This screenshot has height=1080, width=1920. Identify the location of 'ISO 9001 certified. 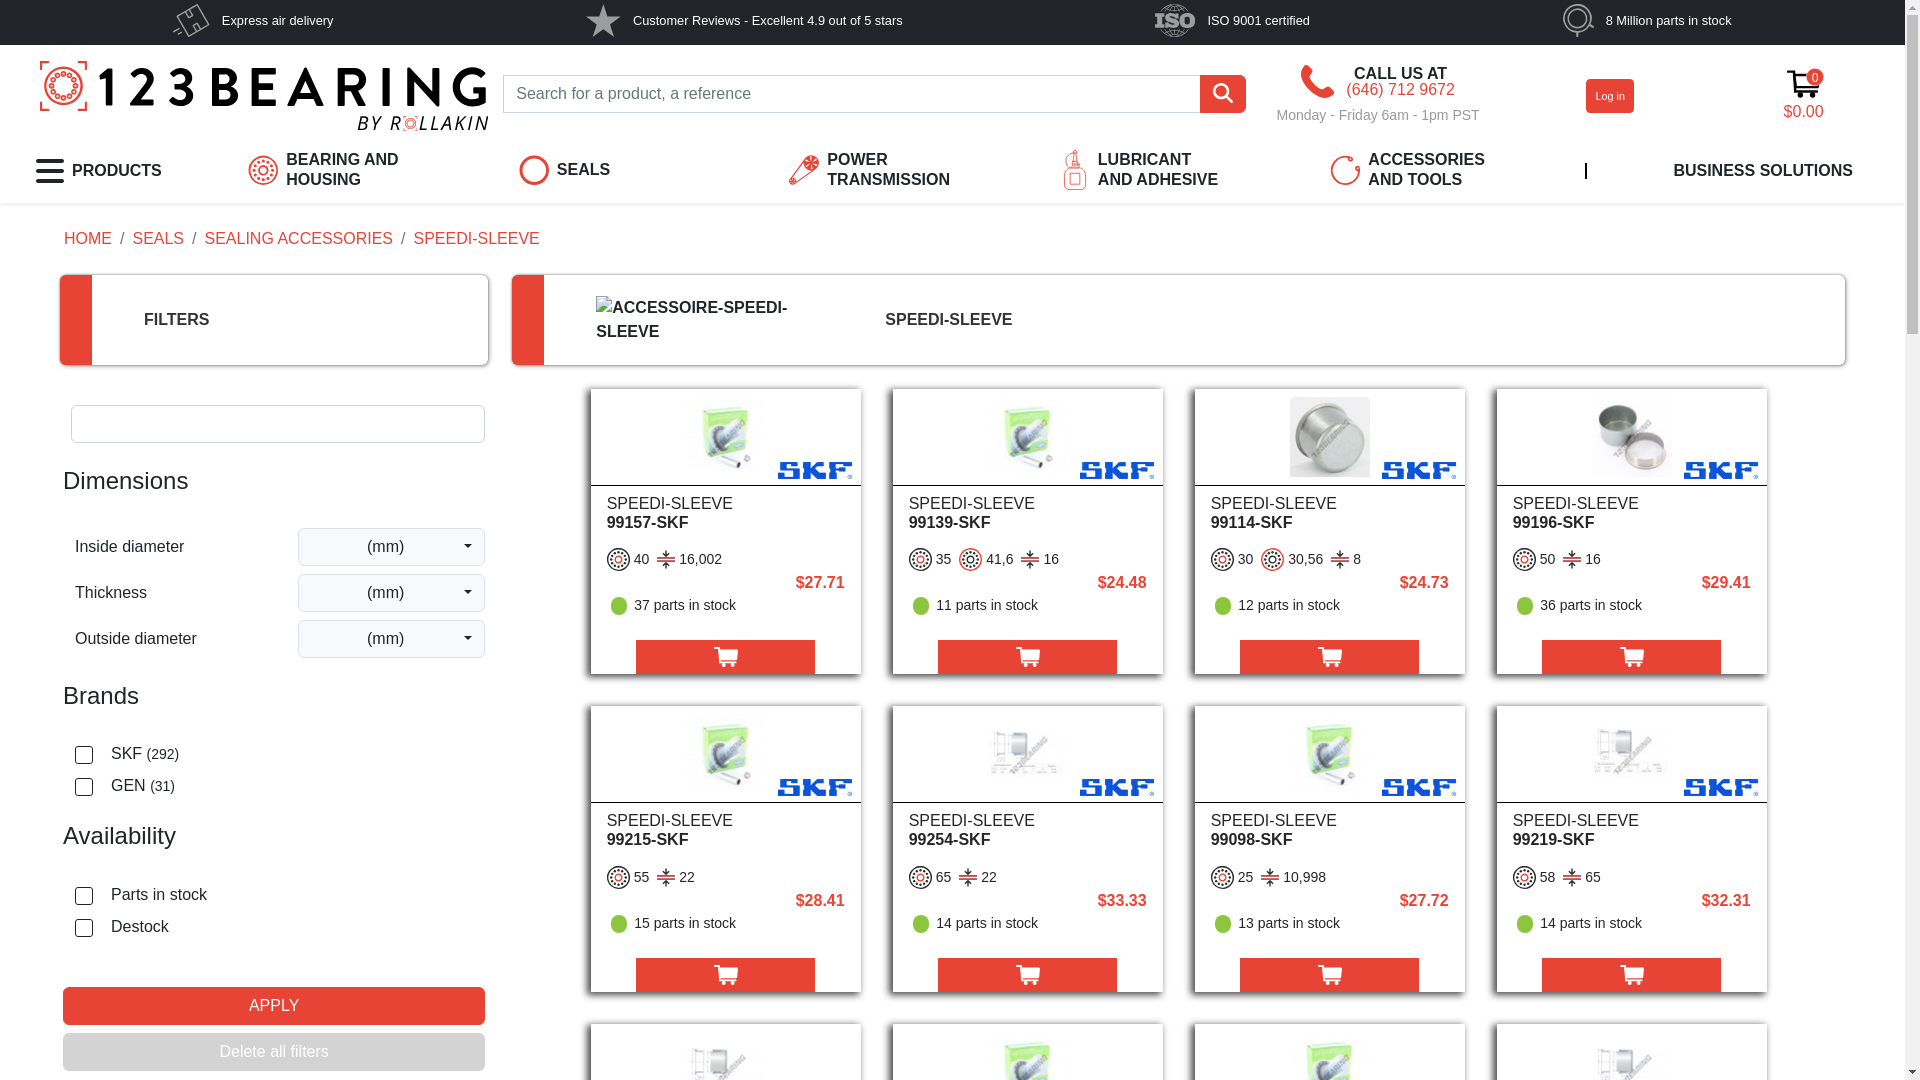
(1231, 20).